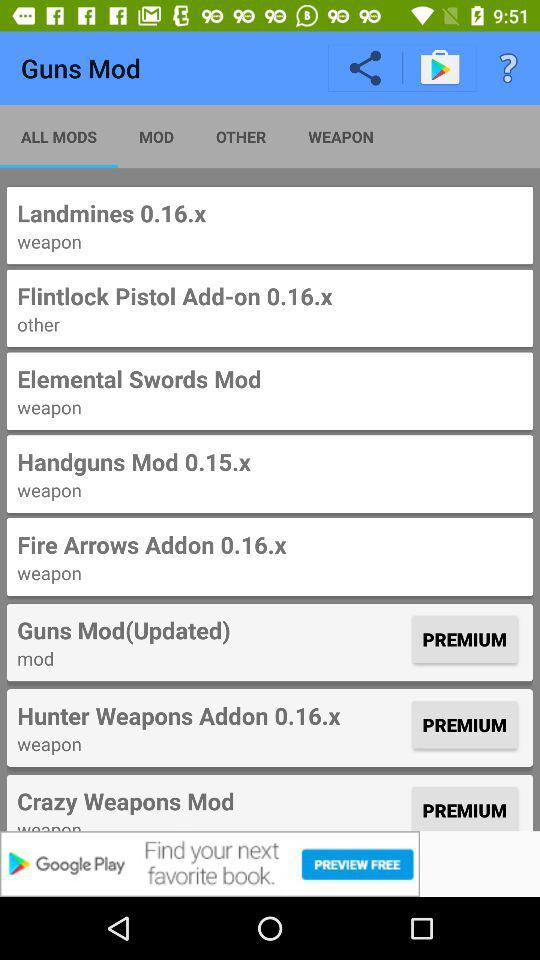 The image size is (540, 960). Describe the element at coordinates (270, 378) in the screenshot. I see `elemental swords mod` at that location.